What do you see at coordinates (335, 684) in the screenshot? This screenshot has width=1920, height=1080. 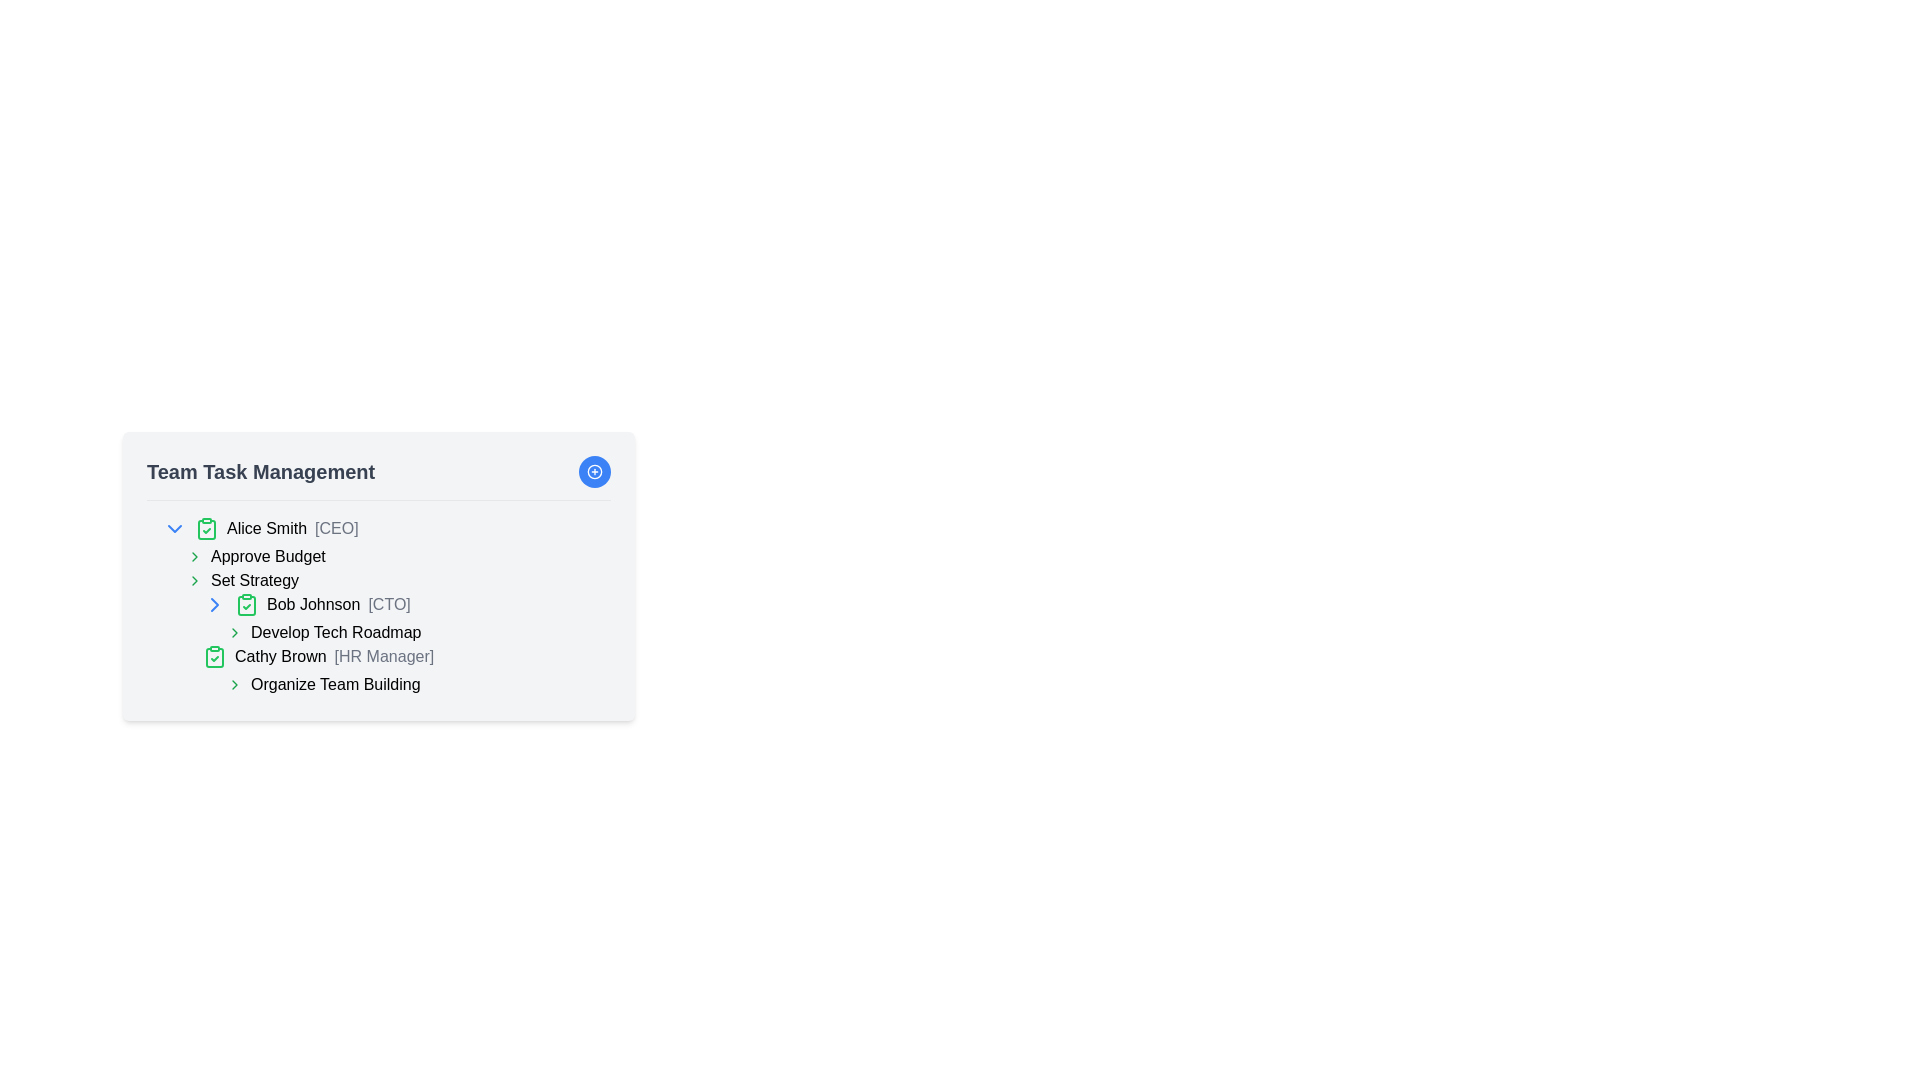 I see `the text label reading 'Organize Team Building' located beneath 'Cathy Brown [HR Manager]' in the 'Team Task Management' section` at bounding box center [335, 684].